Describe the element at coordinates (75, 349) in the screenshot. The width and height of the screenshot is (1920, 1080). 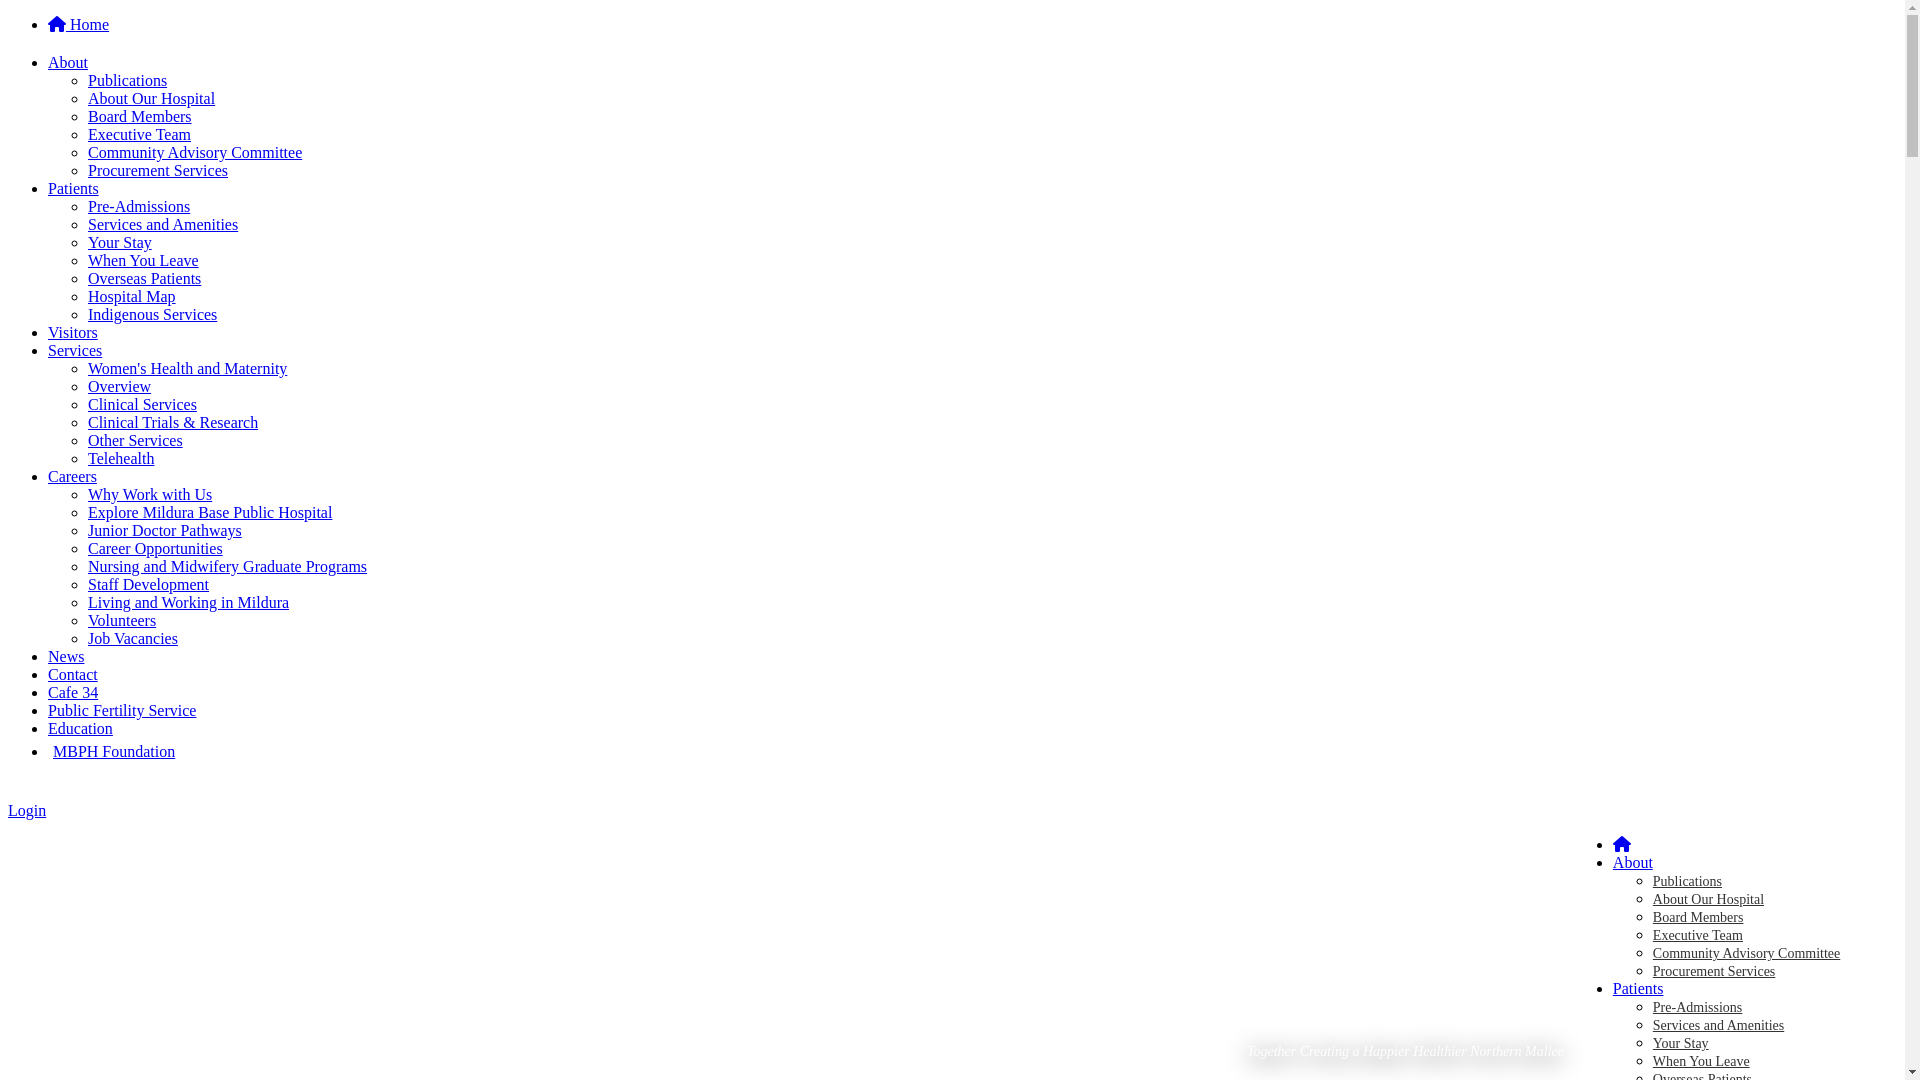
I see `'Services'` at that location.